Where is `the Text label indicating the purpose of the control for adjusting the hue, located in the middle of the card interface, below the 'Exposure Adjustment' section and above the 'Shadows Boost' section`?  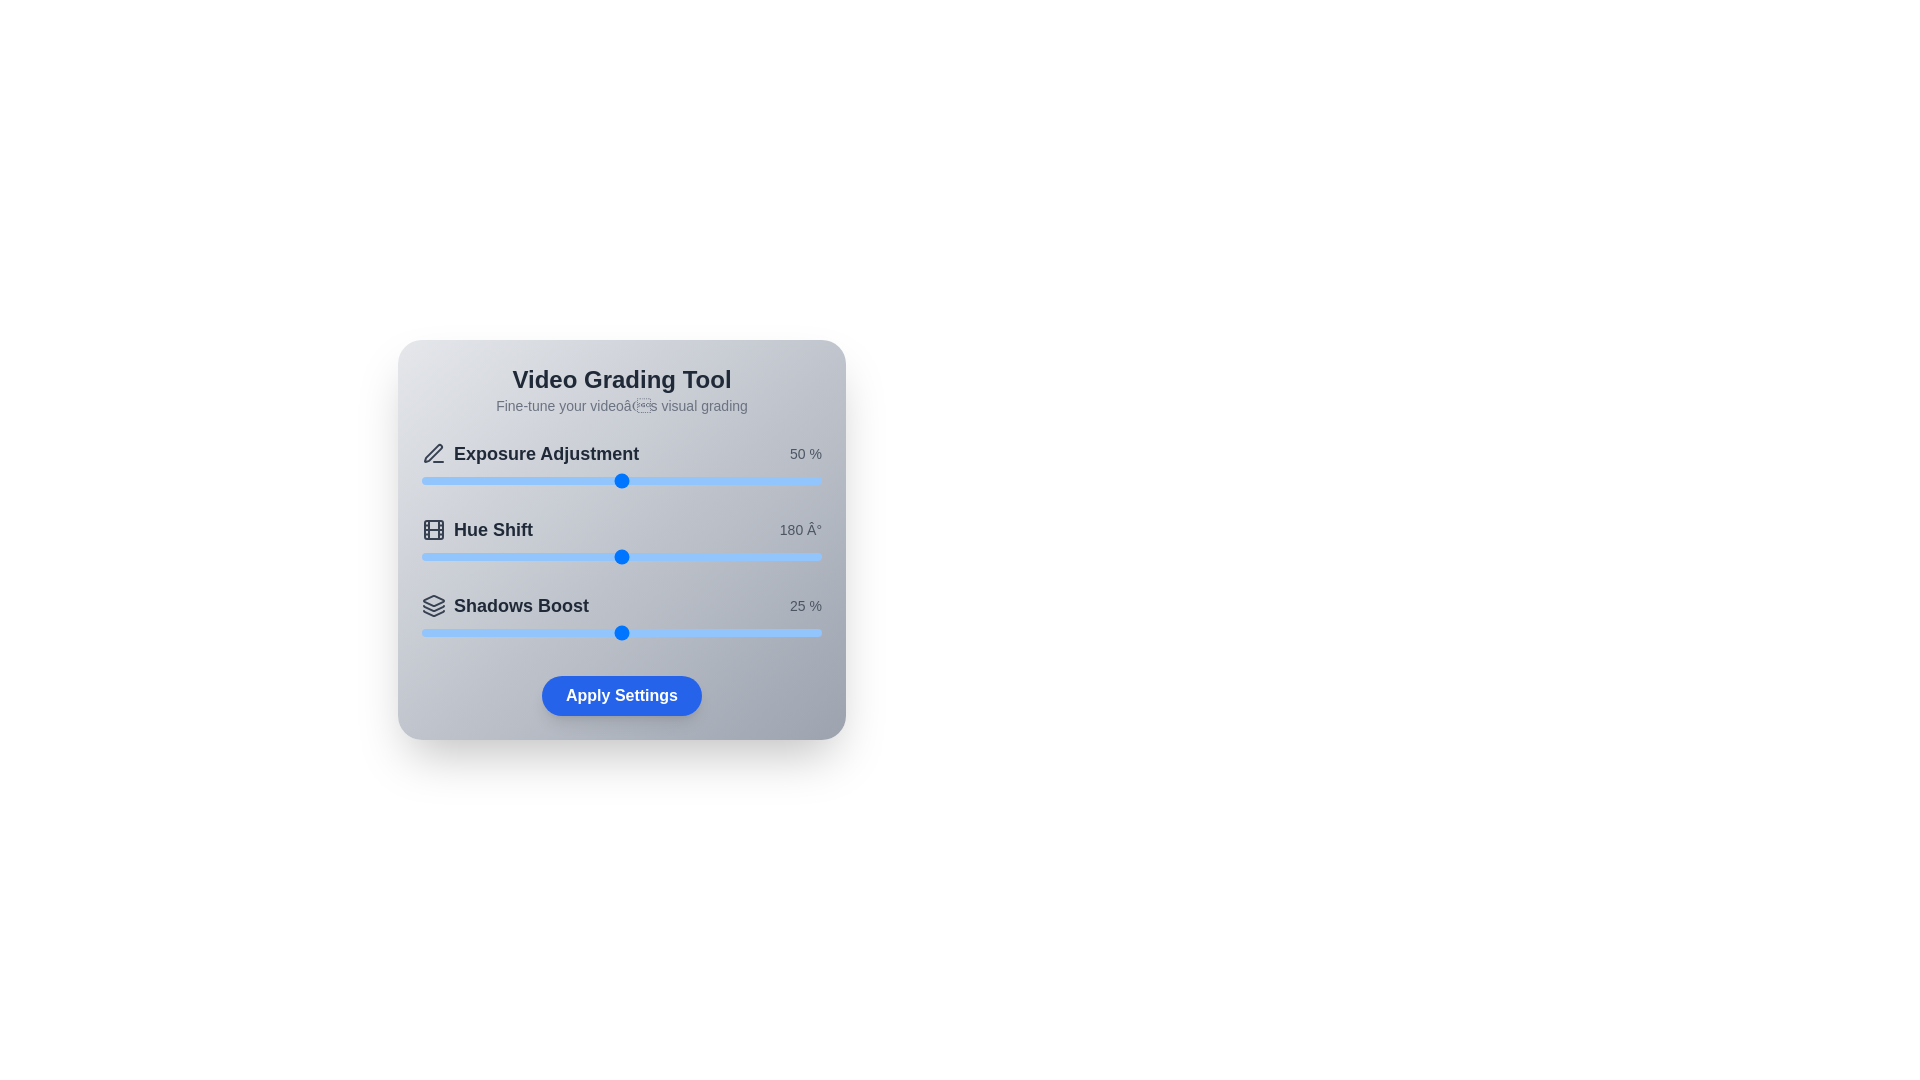
the Text label indicating the purpose of the control for adjusting the hue, located in the middle of the card interface, below the 'Exposure Adjustment' section and above the 'Shadows Boost' section is located at coordinates (493, 528).